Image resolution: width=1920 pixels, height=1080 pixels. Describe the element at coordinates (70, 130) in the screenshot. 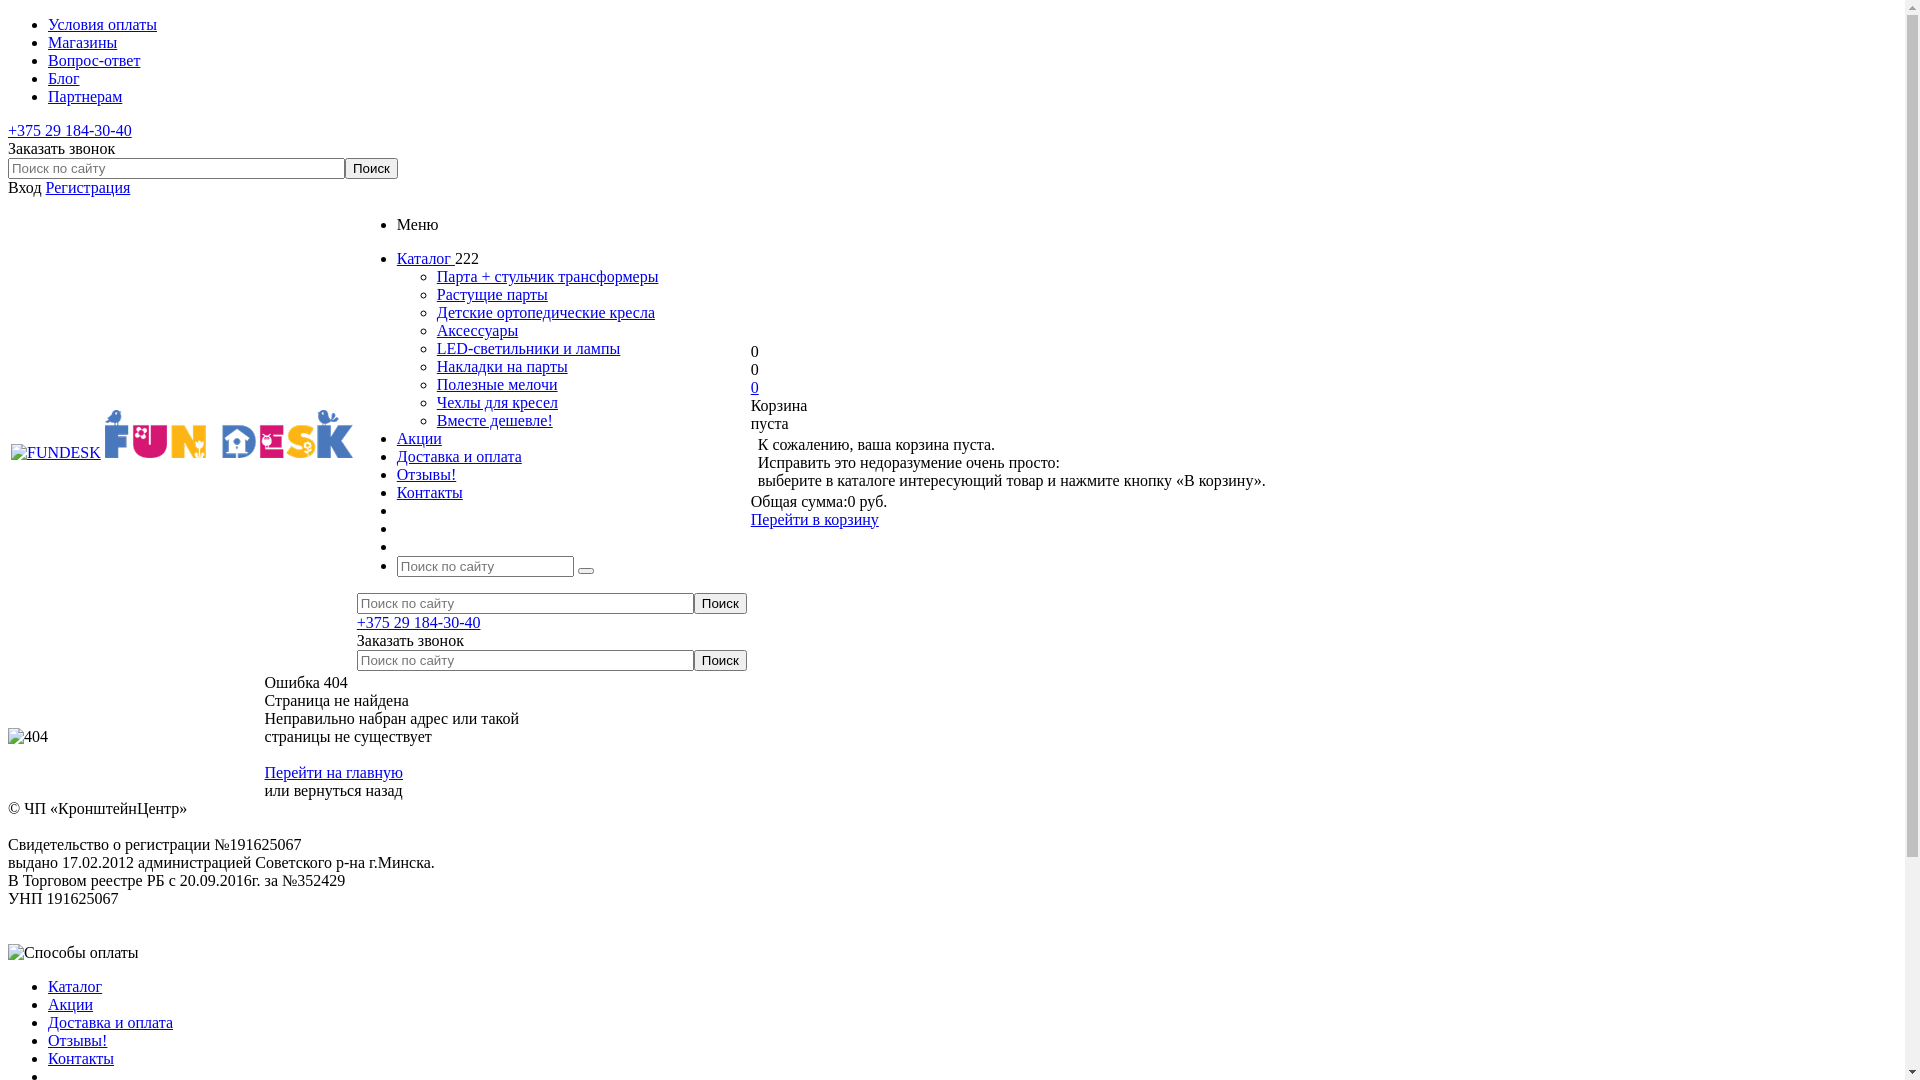

I see `'+375 29 184-30-40'` at that location.